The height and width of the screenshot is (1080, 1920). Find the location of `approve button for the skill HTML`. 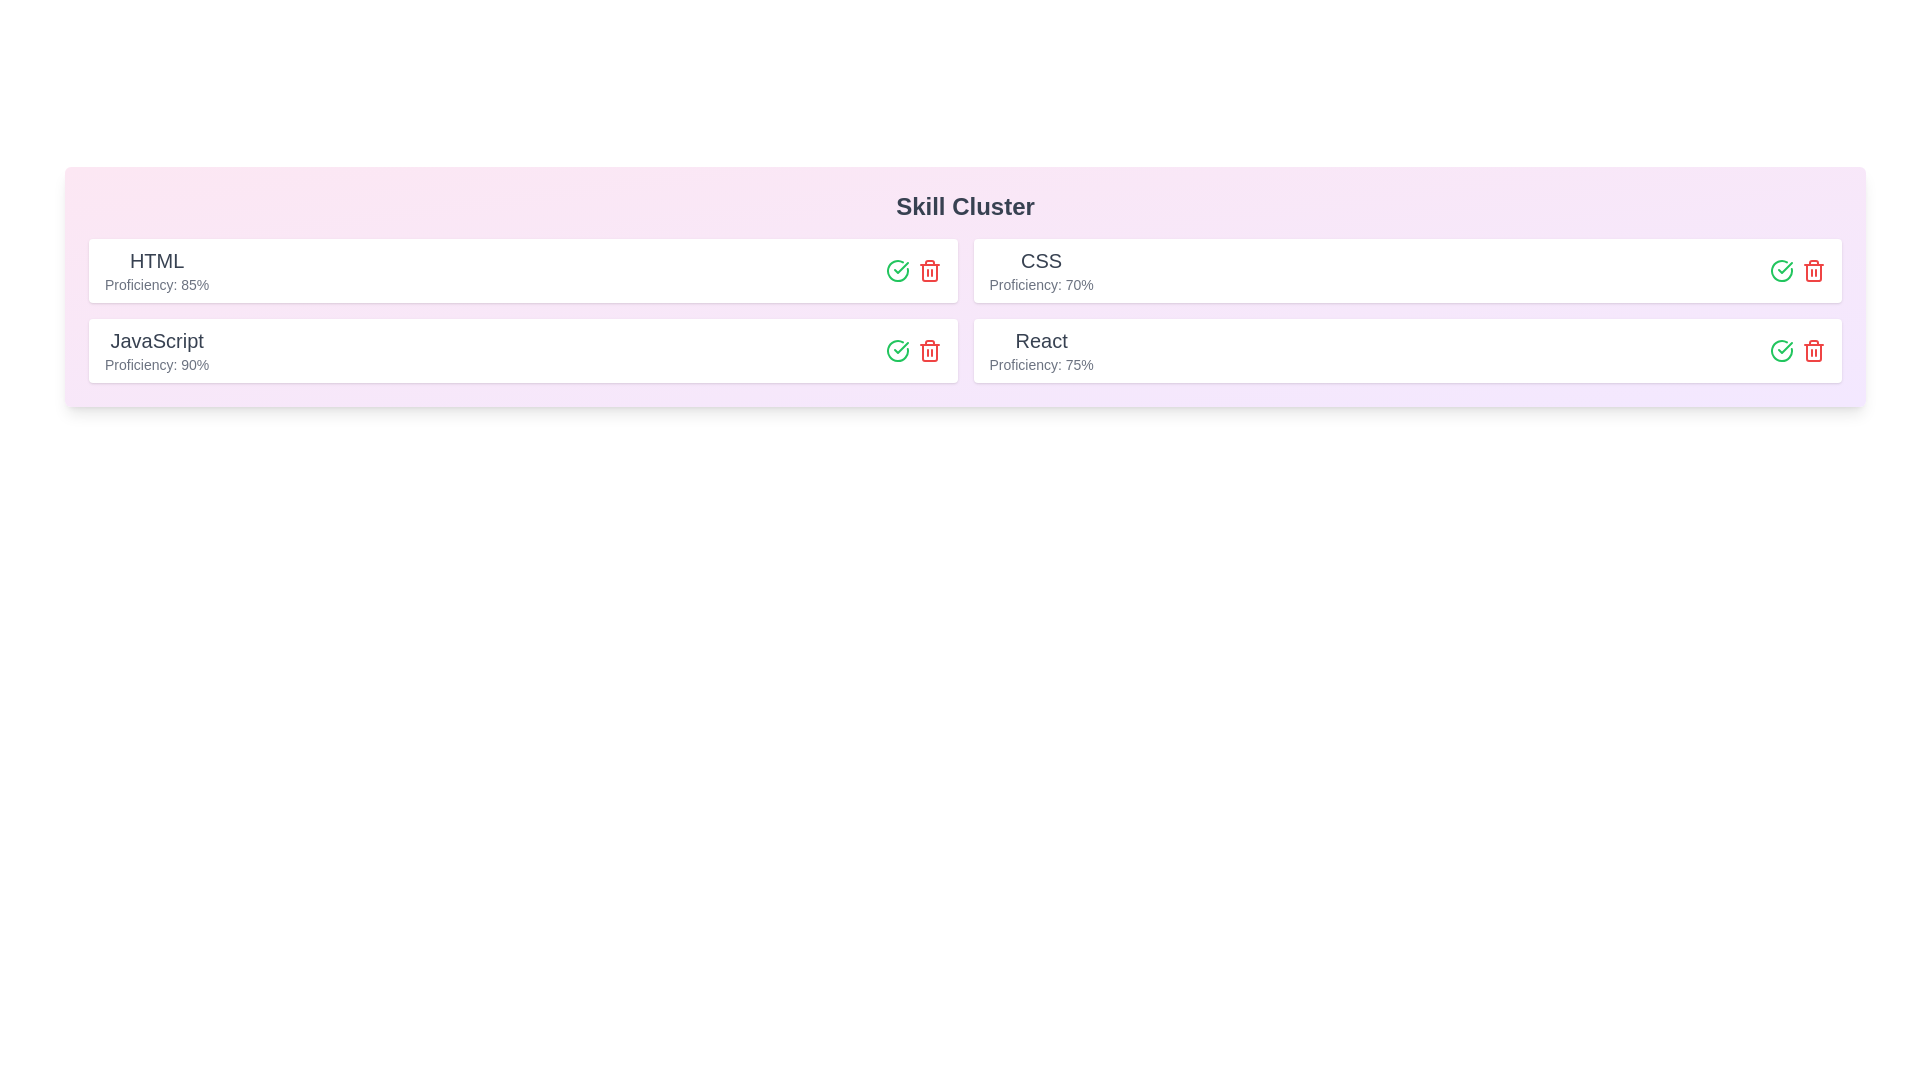

approve button for the skill HTML is located at coordinates (896, 270).